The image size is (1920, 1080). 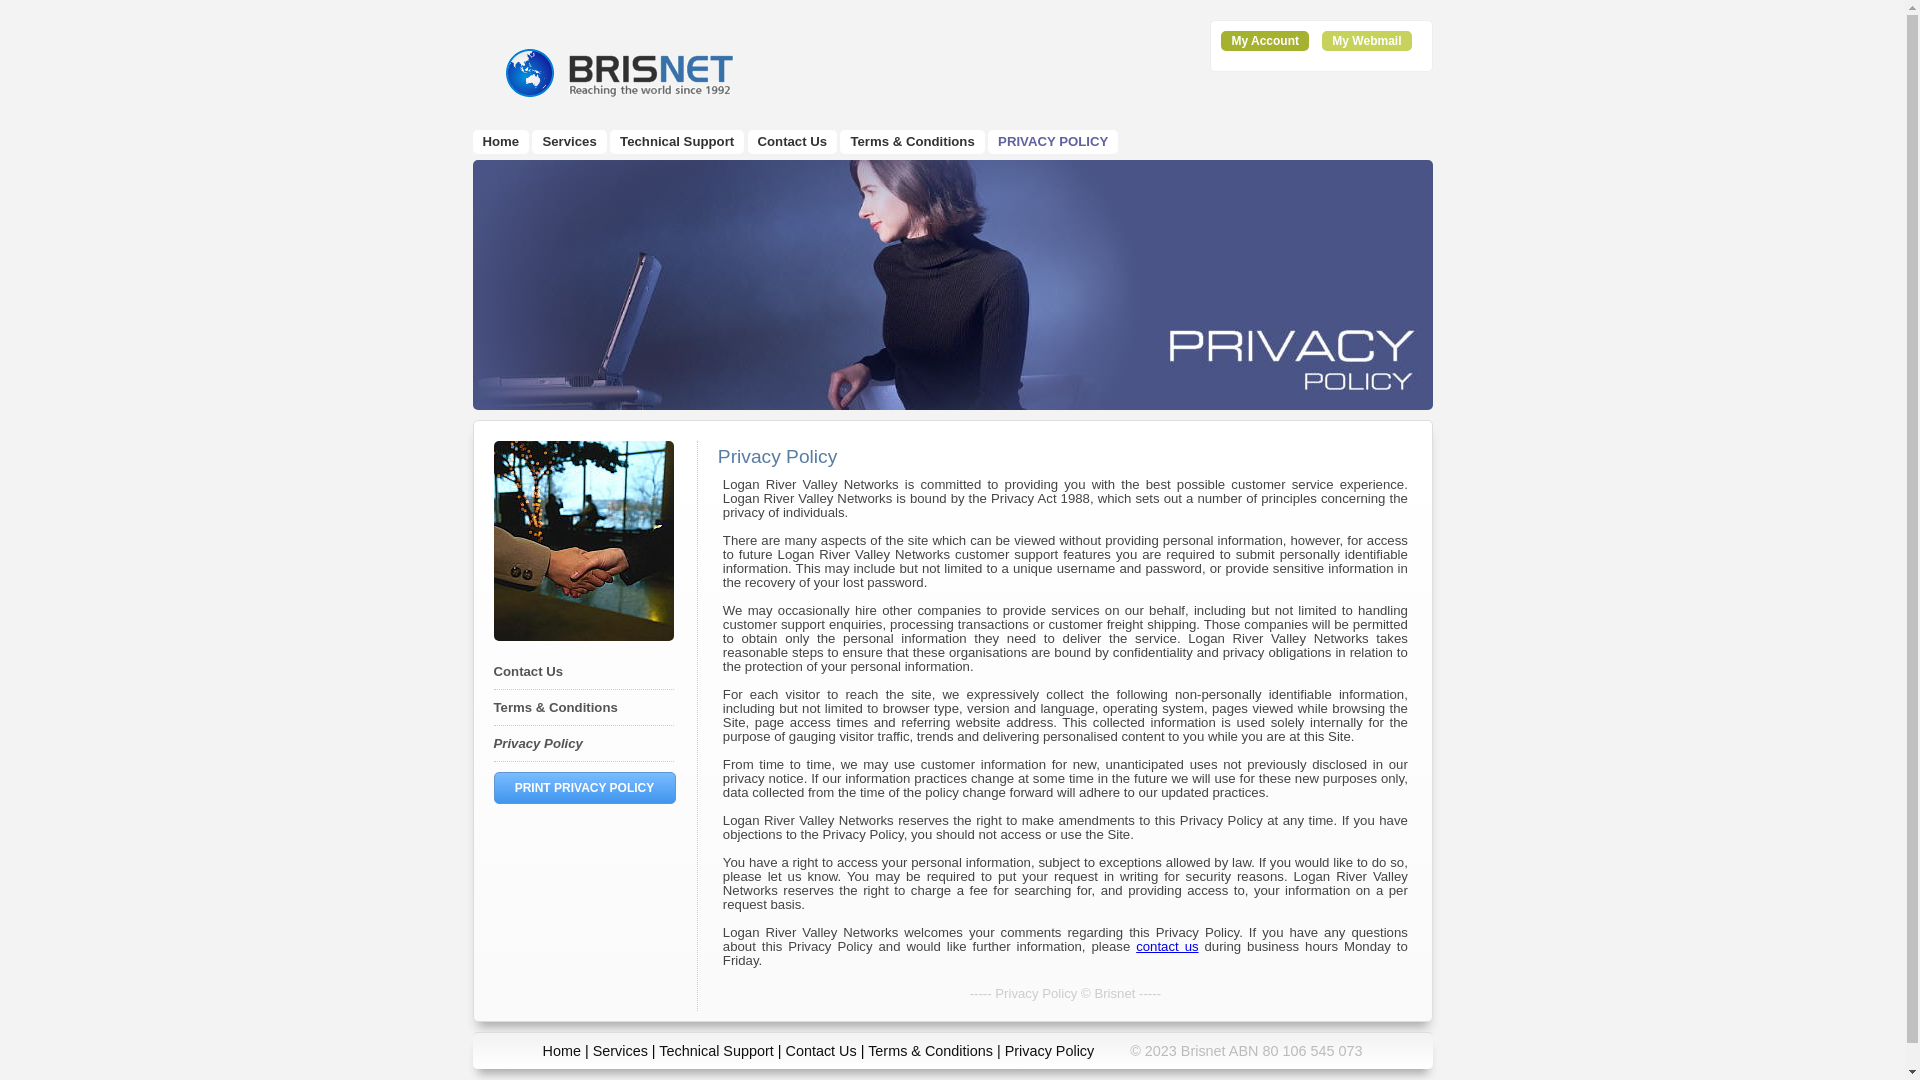 I want to click on 'My Webmail', so click(x=1365, y=41).